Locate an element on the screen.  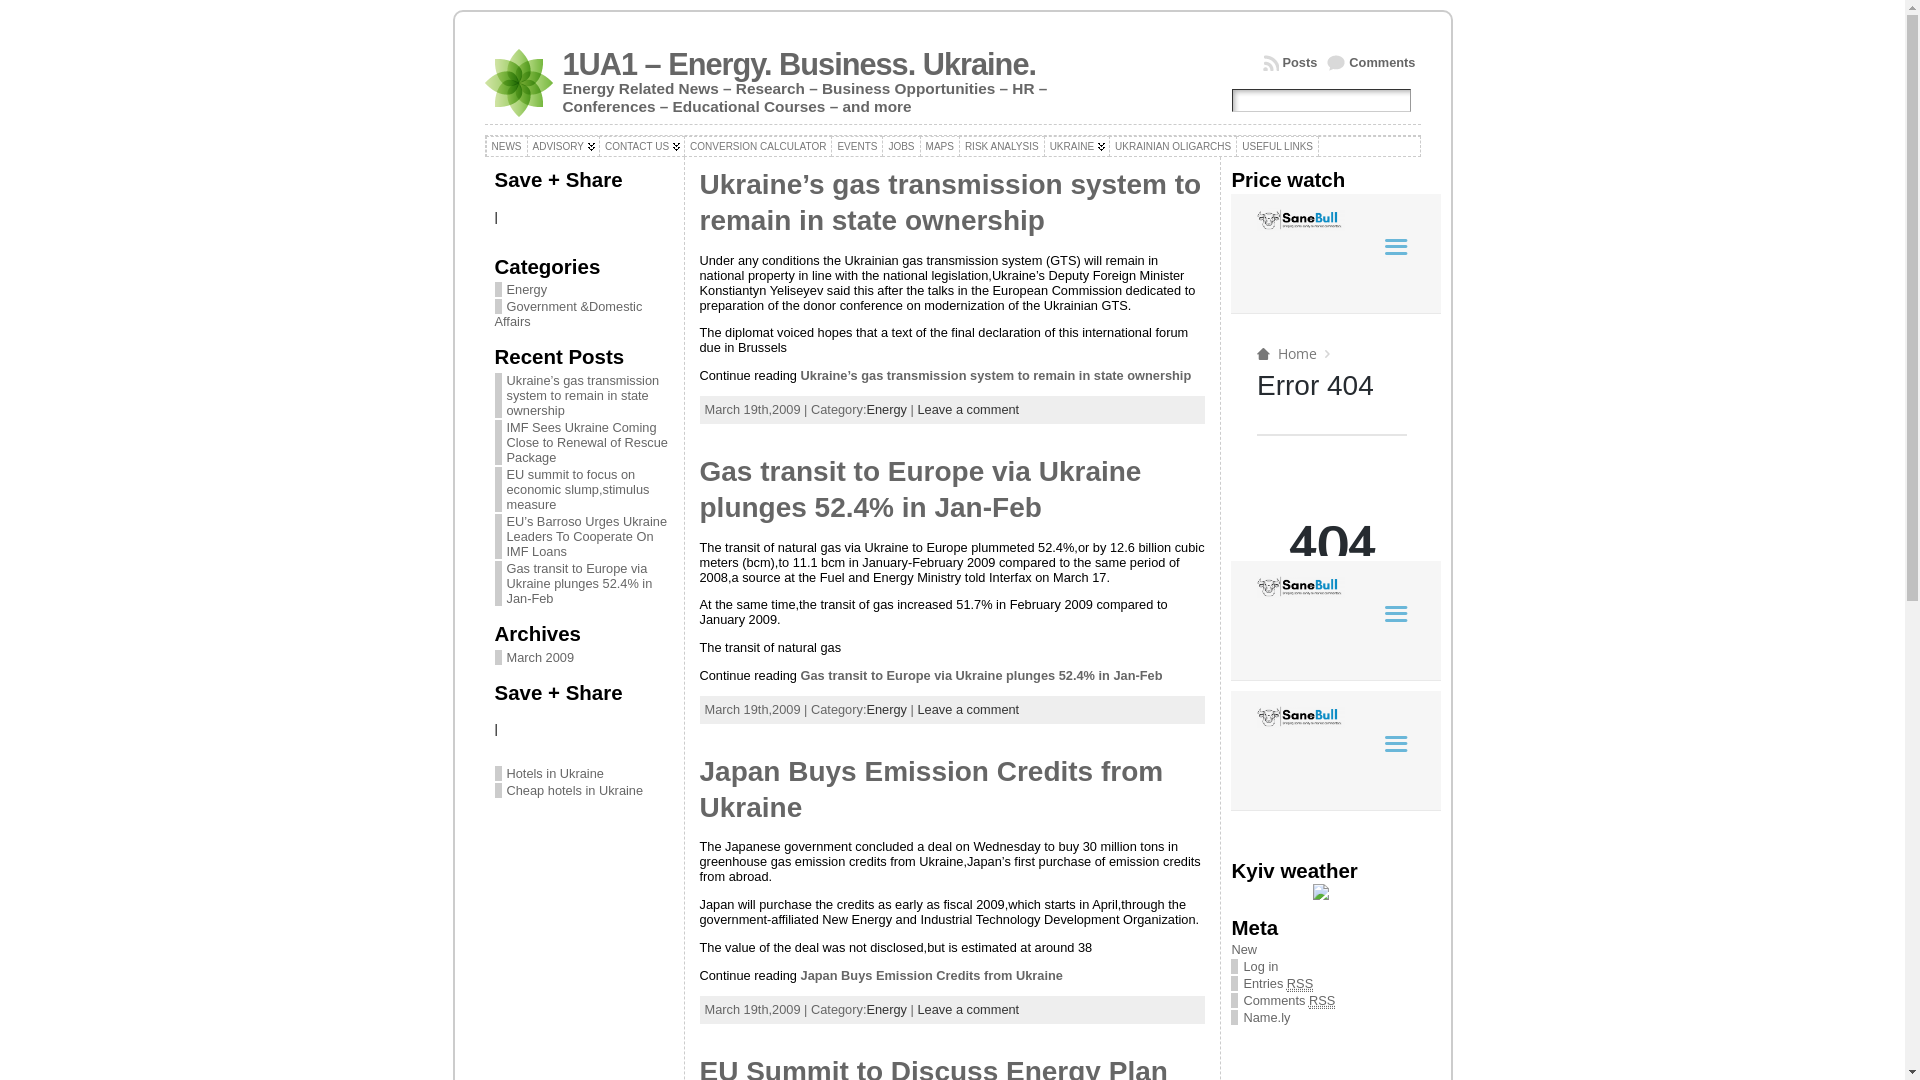
'ADVISORY' is located at coordinates (561, 145).